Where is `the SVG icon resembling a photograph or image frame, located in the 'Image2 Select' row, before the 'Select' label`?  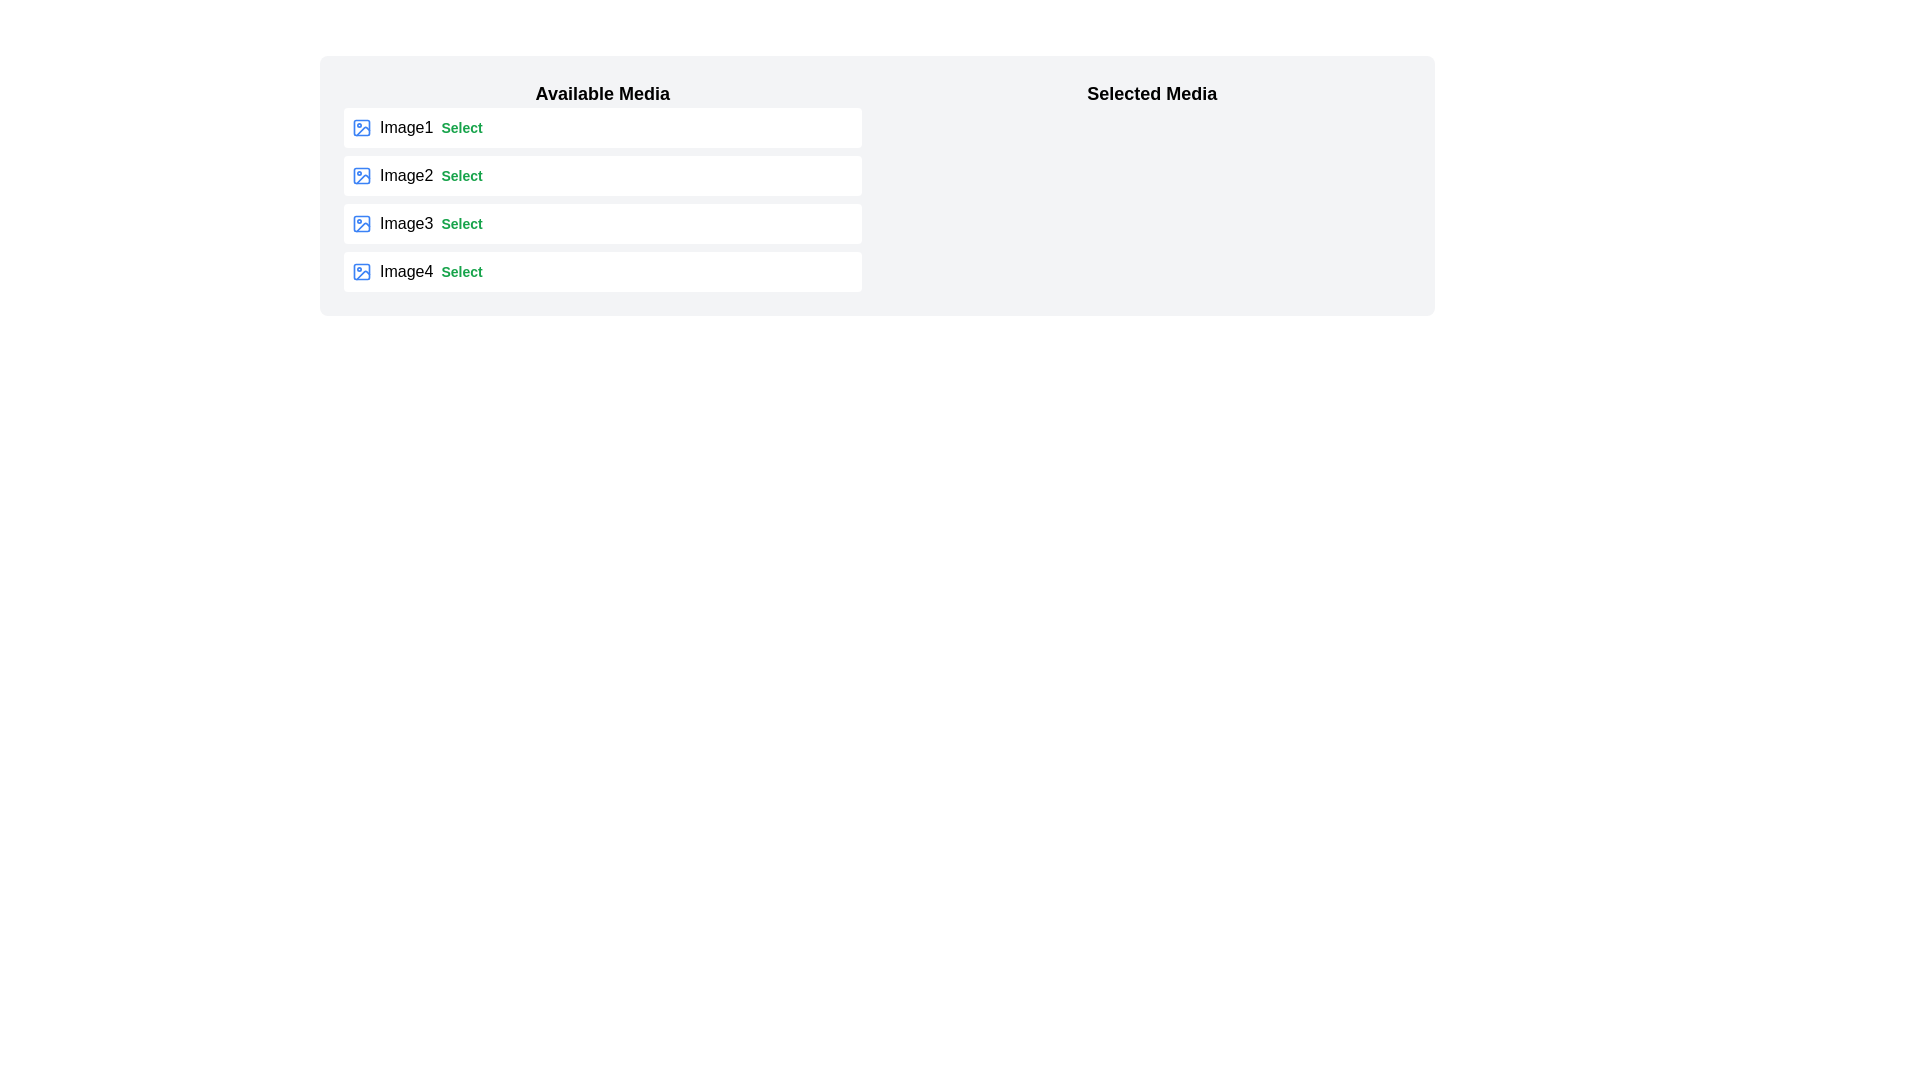 the SVG icon resembling a photograph or image frame, located in the 'Image2 Select' row, before the 'Select' label is located at coordinates (361, 175).